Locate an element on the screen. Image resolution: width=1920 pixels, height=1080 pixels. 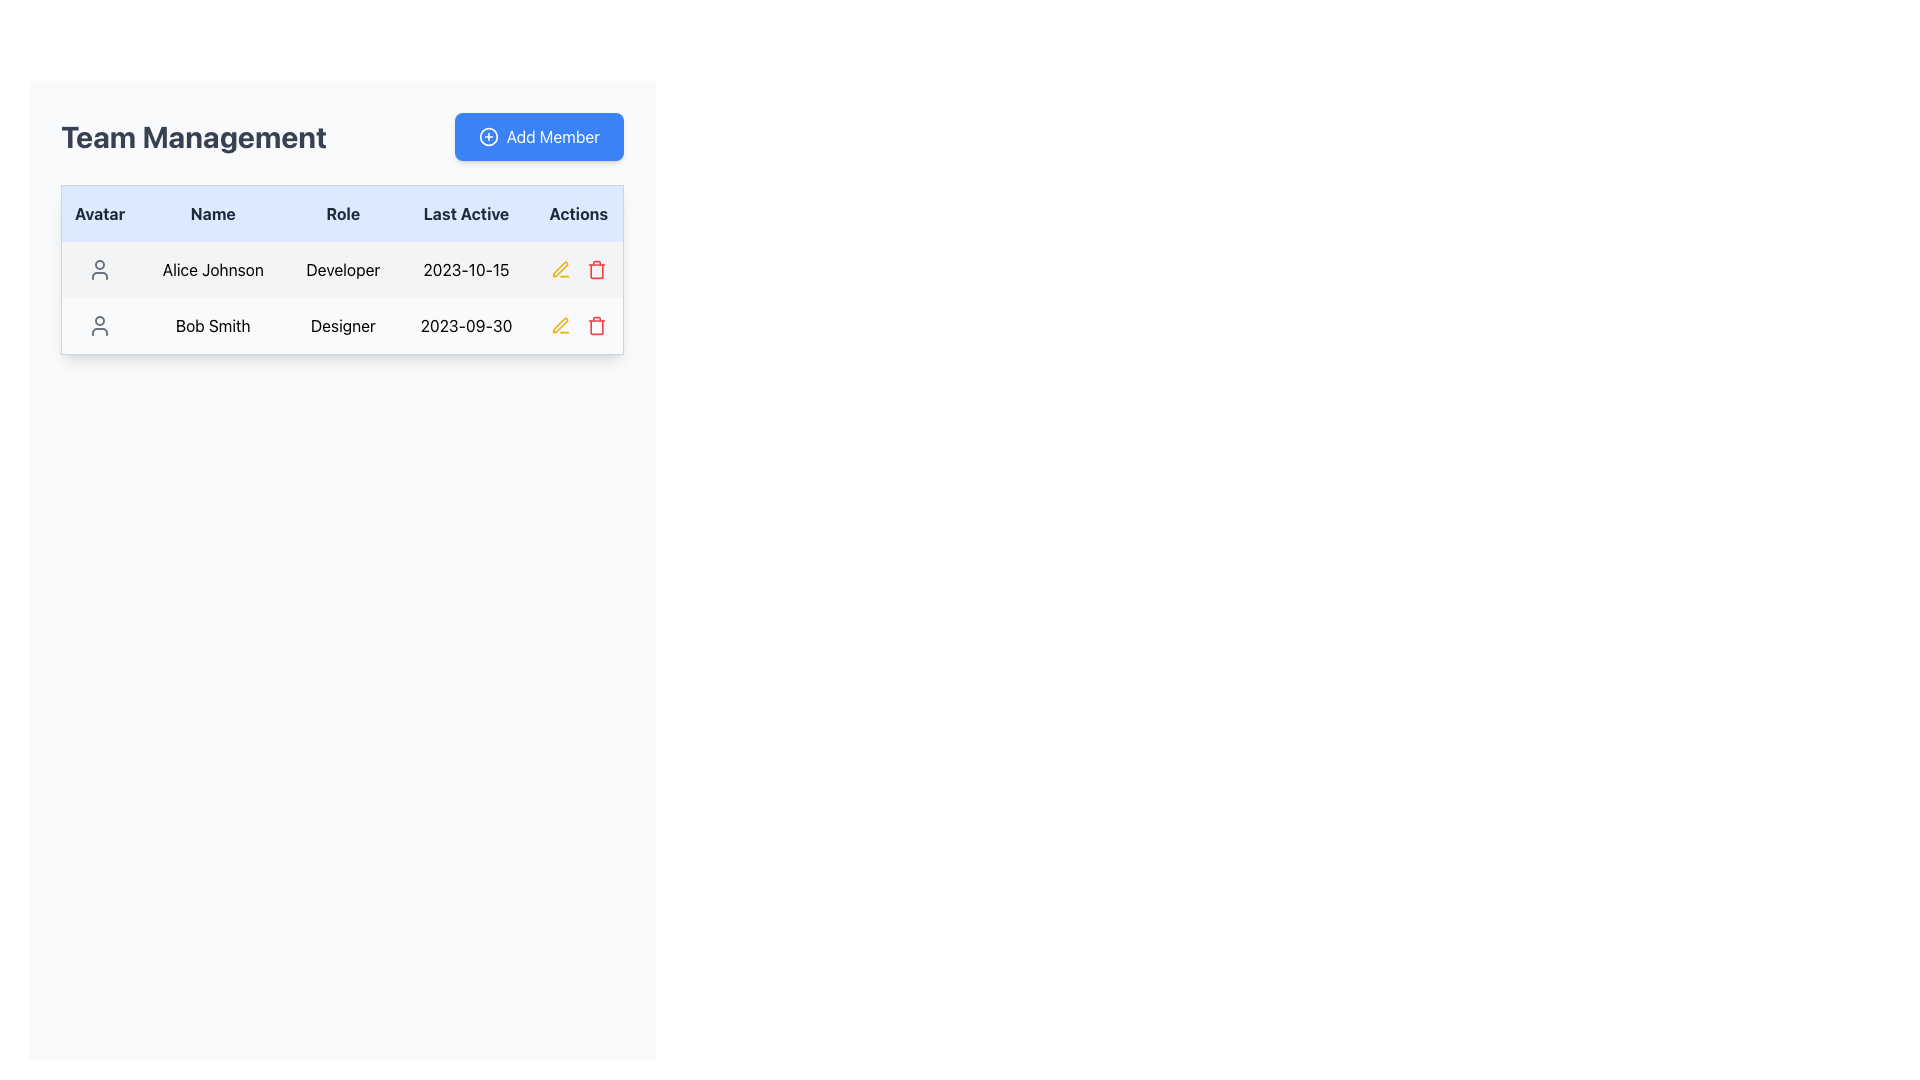
the 'Add Member' button with a blue background and white text located in the top-right corner of the 'Team Management' section to observe interaction effects is located at coordinates (539, 136).